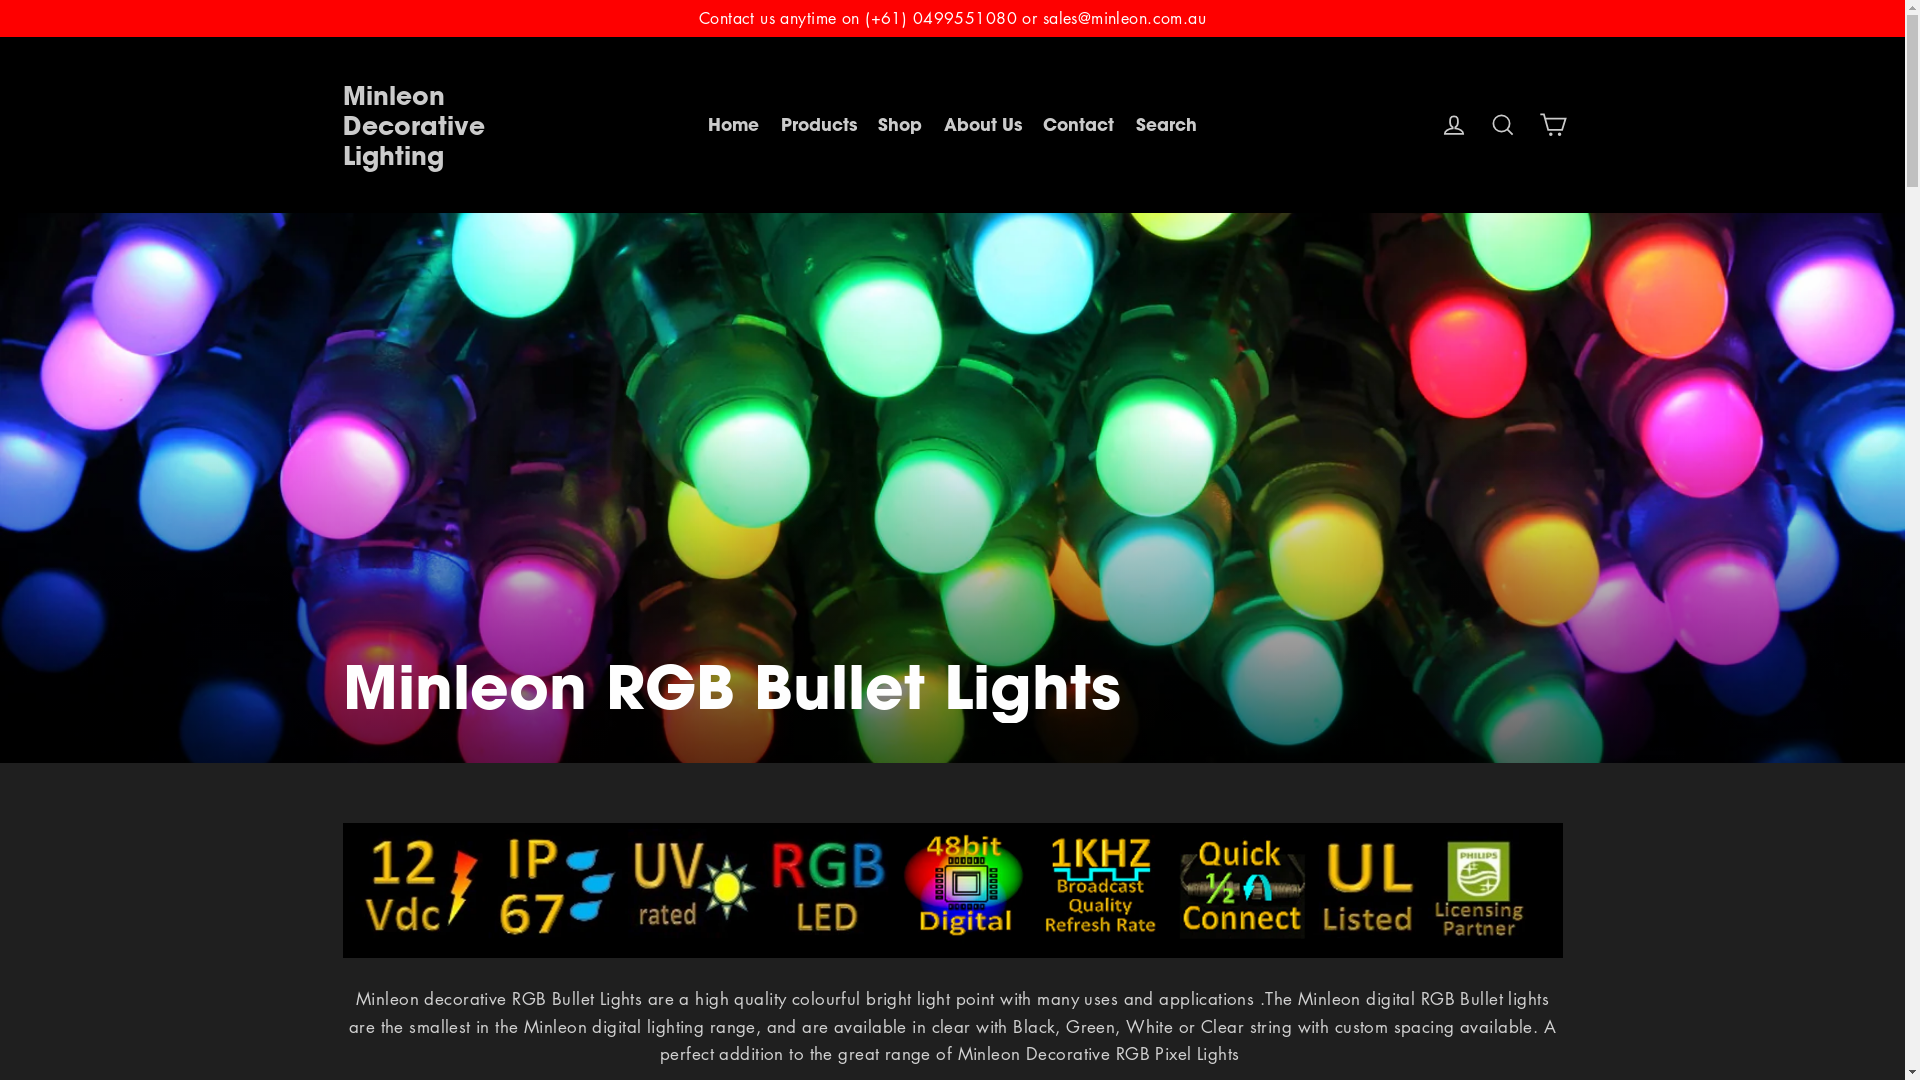  Describe the element at coordinates (899, 124) in the screenshot. I see `'Shop'` at that location.